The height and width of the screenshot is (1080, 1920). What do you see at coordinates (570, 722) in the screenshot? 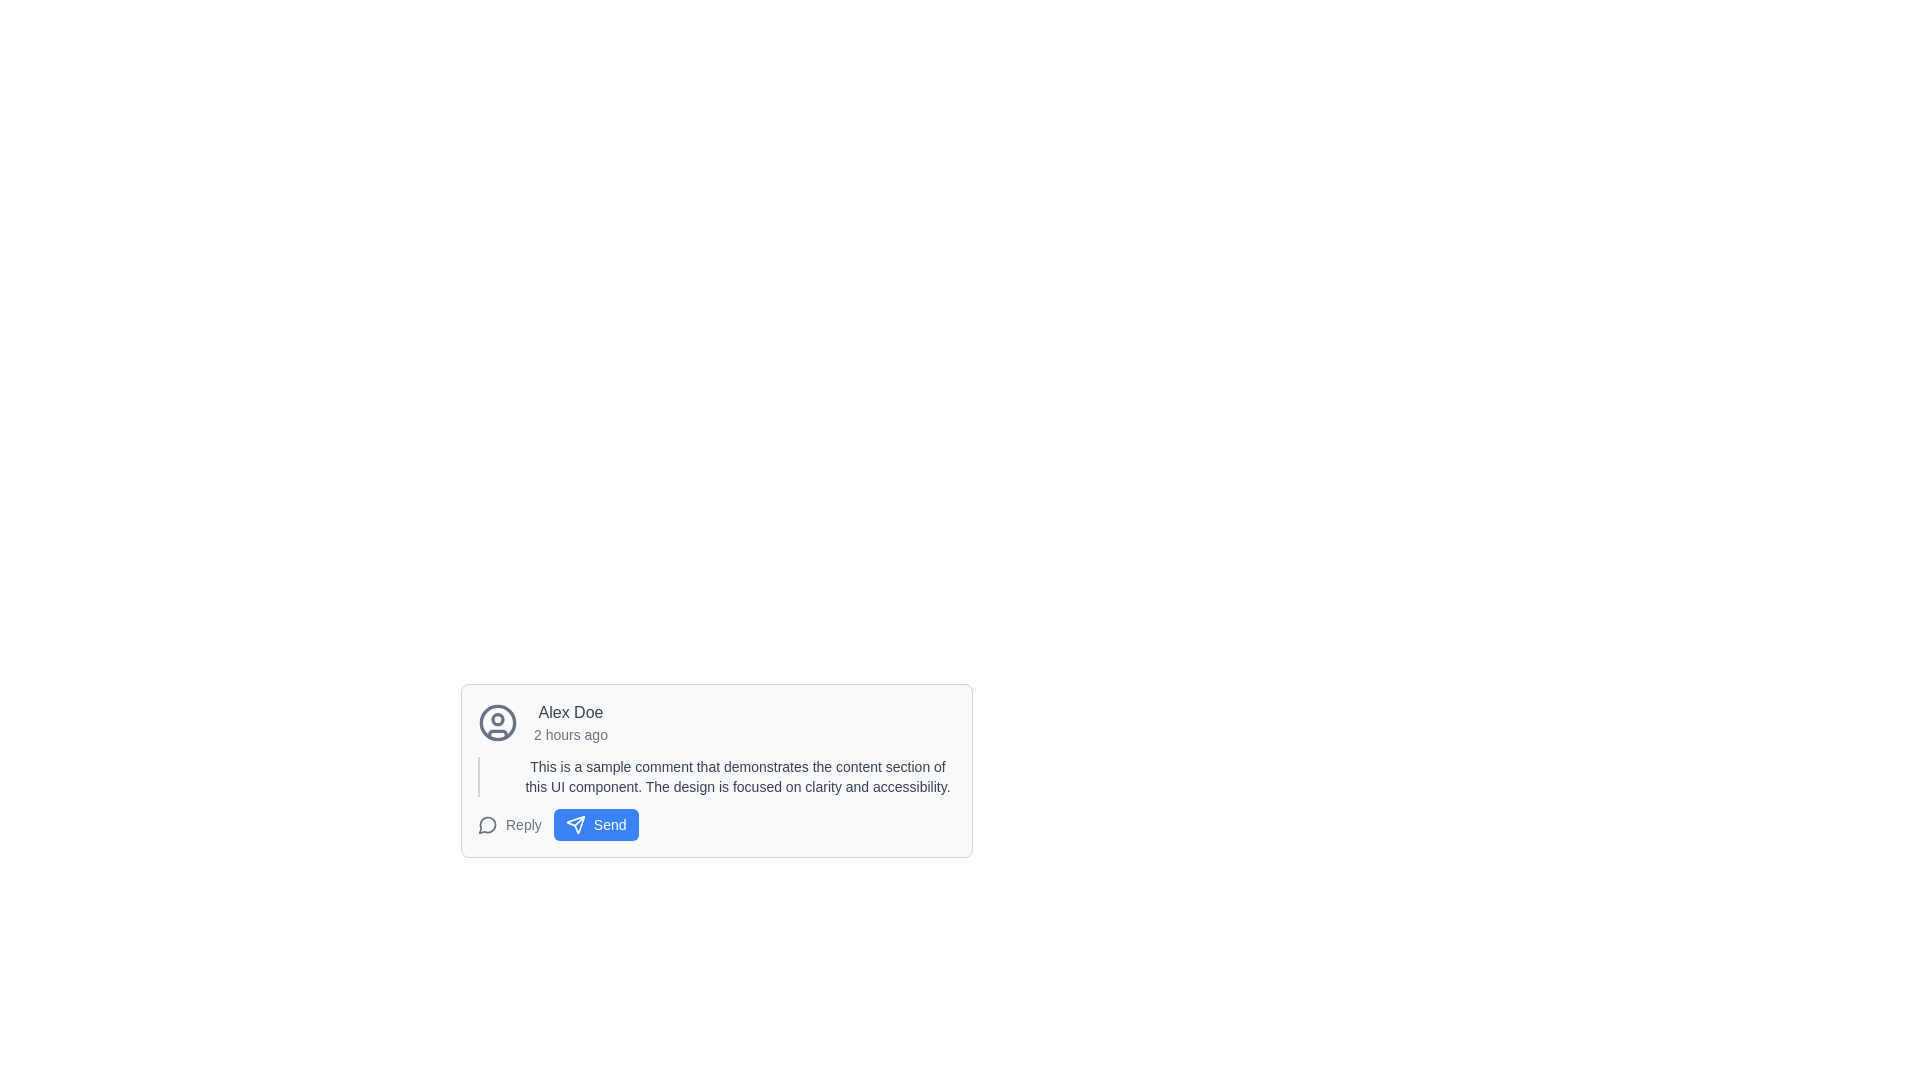
I see `the text block displaying the username 'Alex Doe' and the timestamp '2 hours ago', which is located in the user profile section` at bounding box center [570, 722].